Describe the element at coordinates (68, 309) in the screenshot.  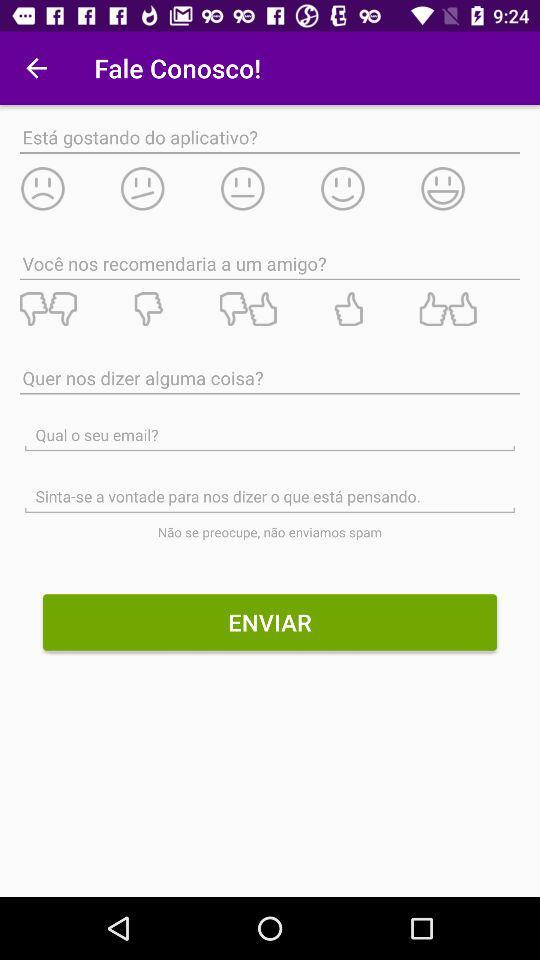
I see `dislike` at that location.